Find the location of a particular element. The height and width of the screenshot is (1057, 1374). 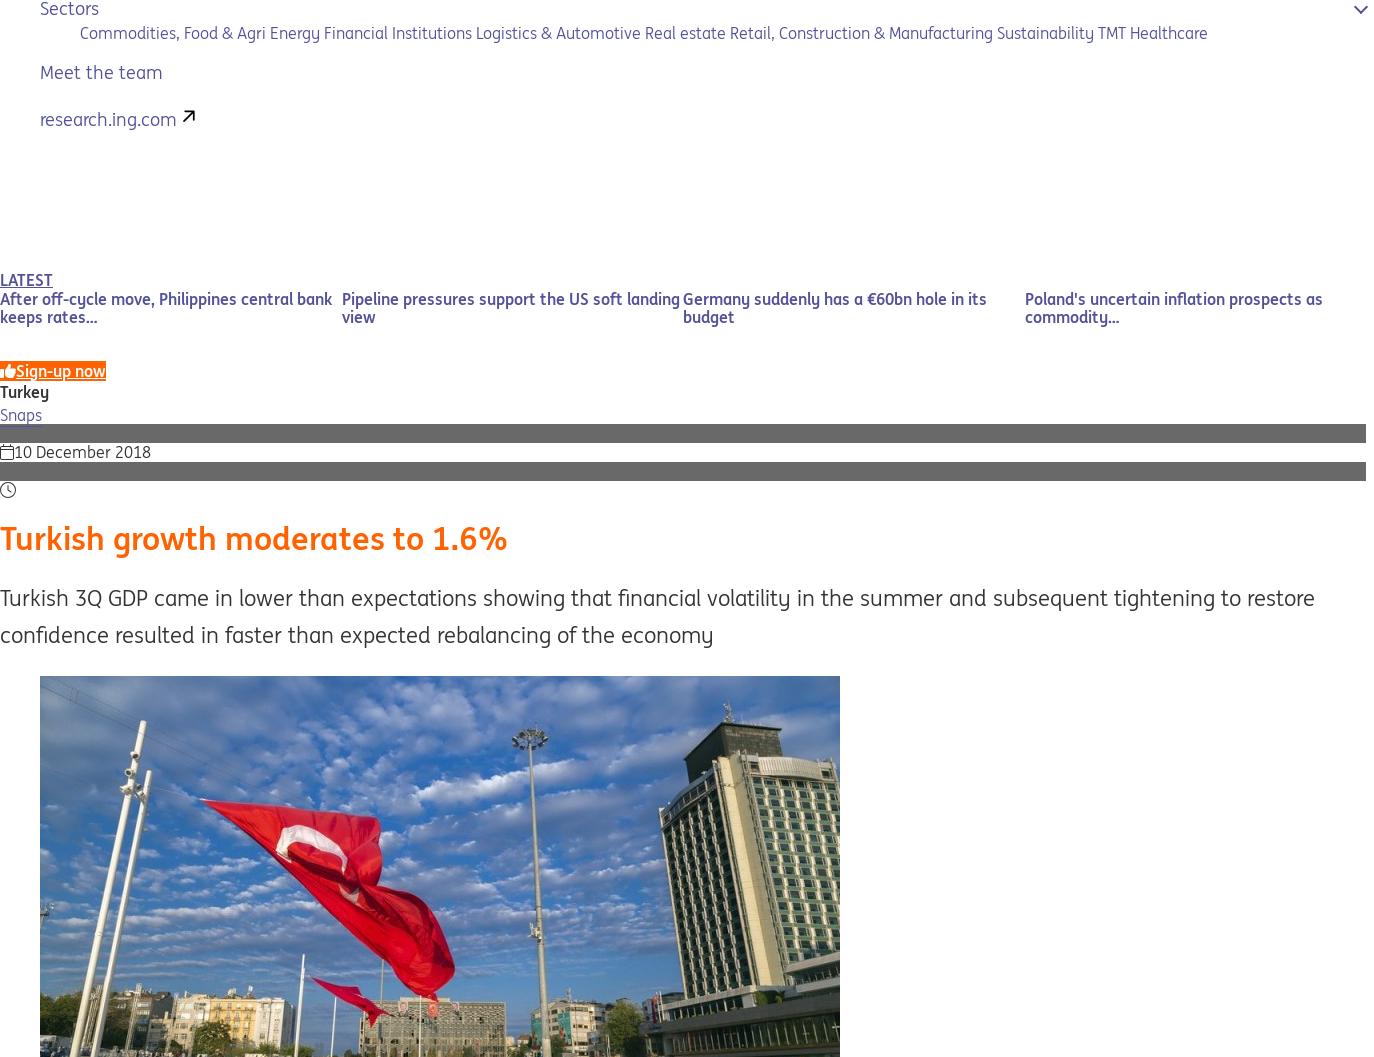

'Snaps' is located at coordinates (20, 413).